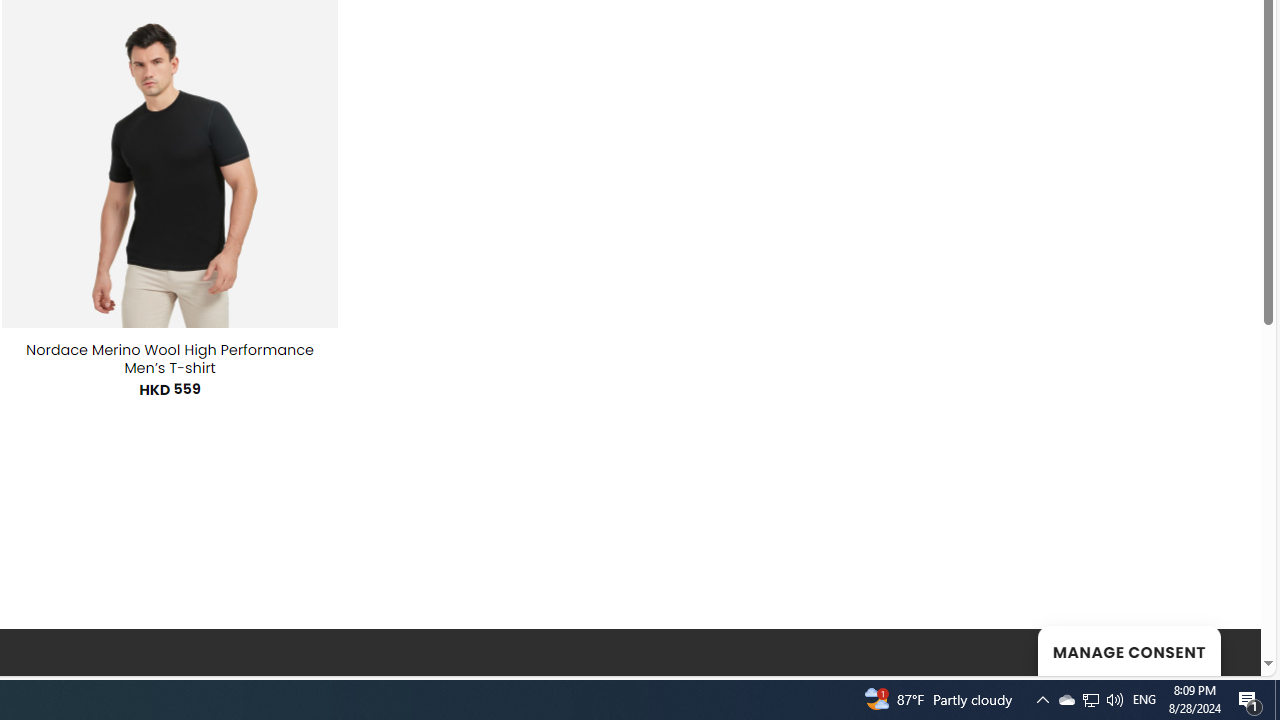  What do you see at coordinates (1219, 648) in the screenshot?
I see `'Go to top'` at bounding box center [1219, 648].